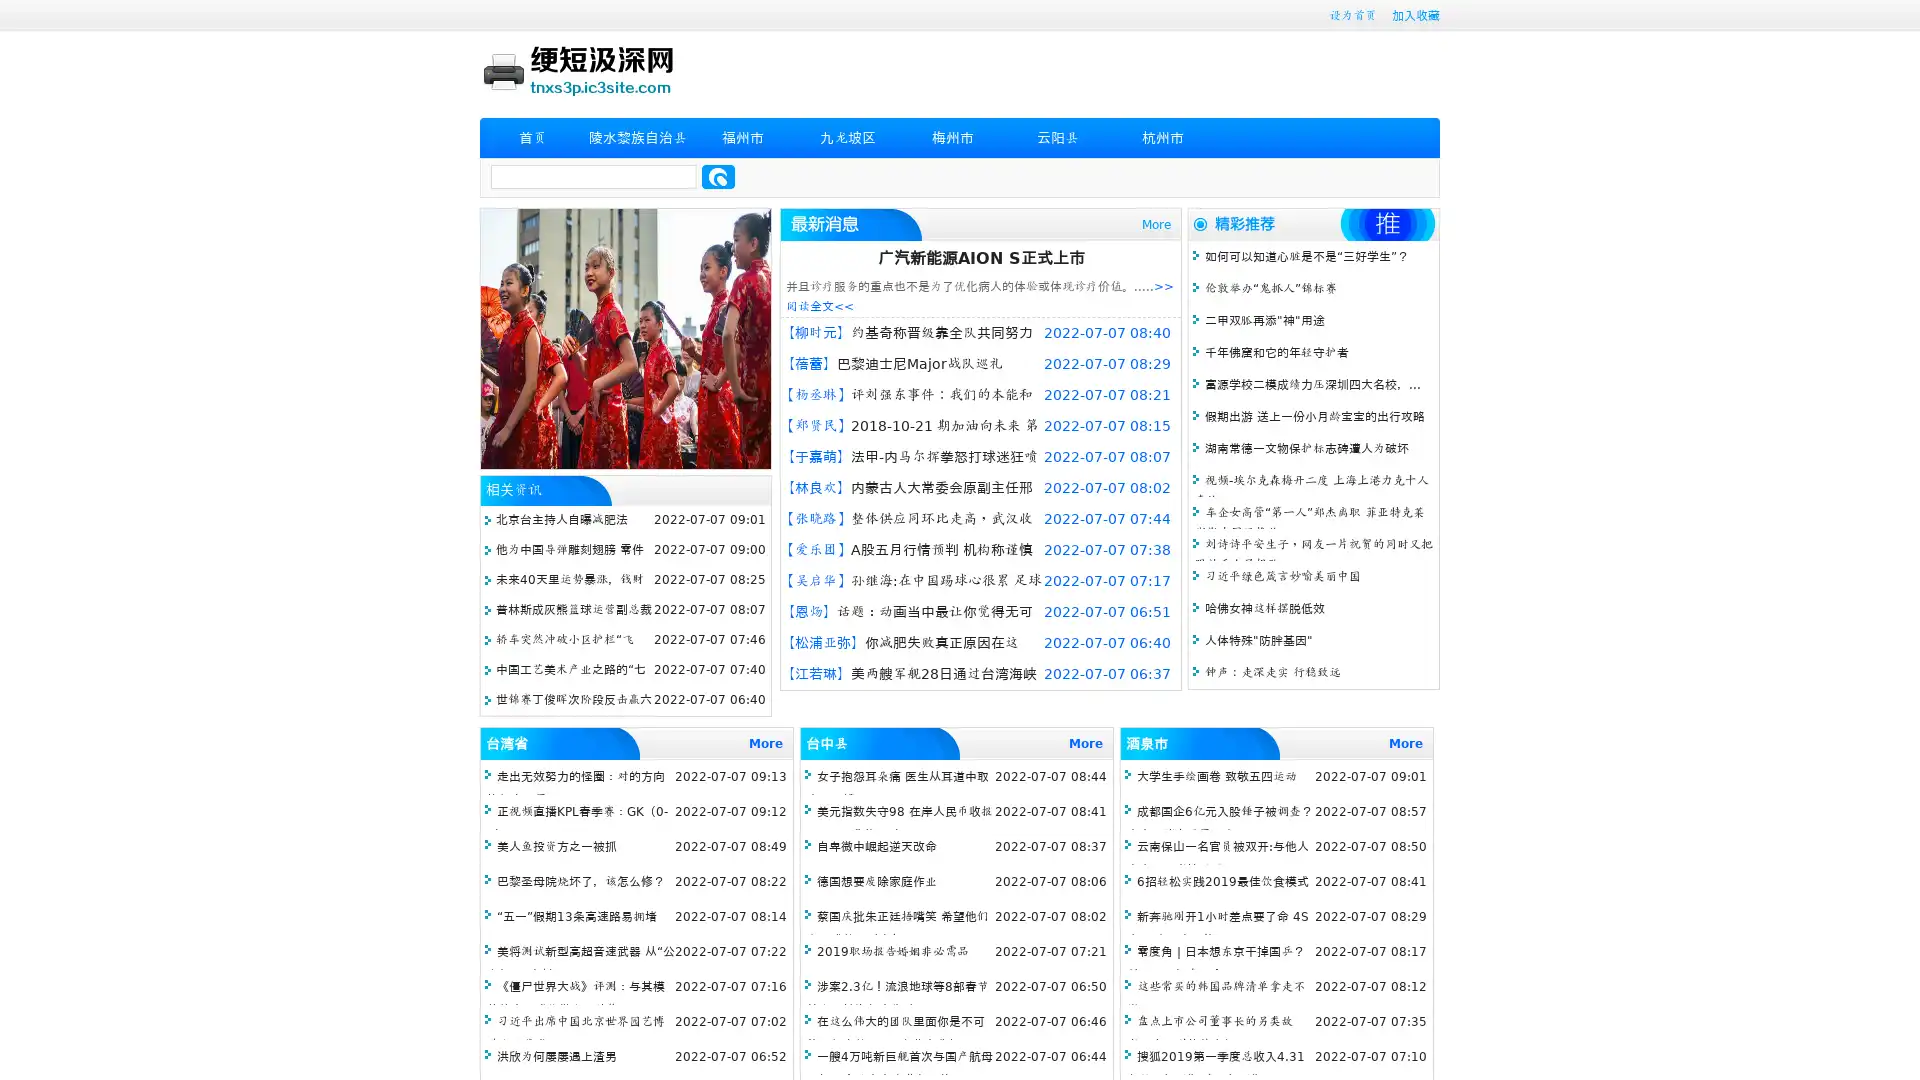 This screenshot has width=1920, height=1080. What do you see at coordinates (718, 176) in the screenshot?
I see `Search` at bounding box center [718, 176].